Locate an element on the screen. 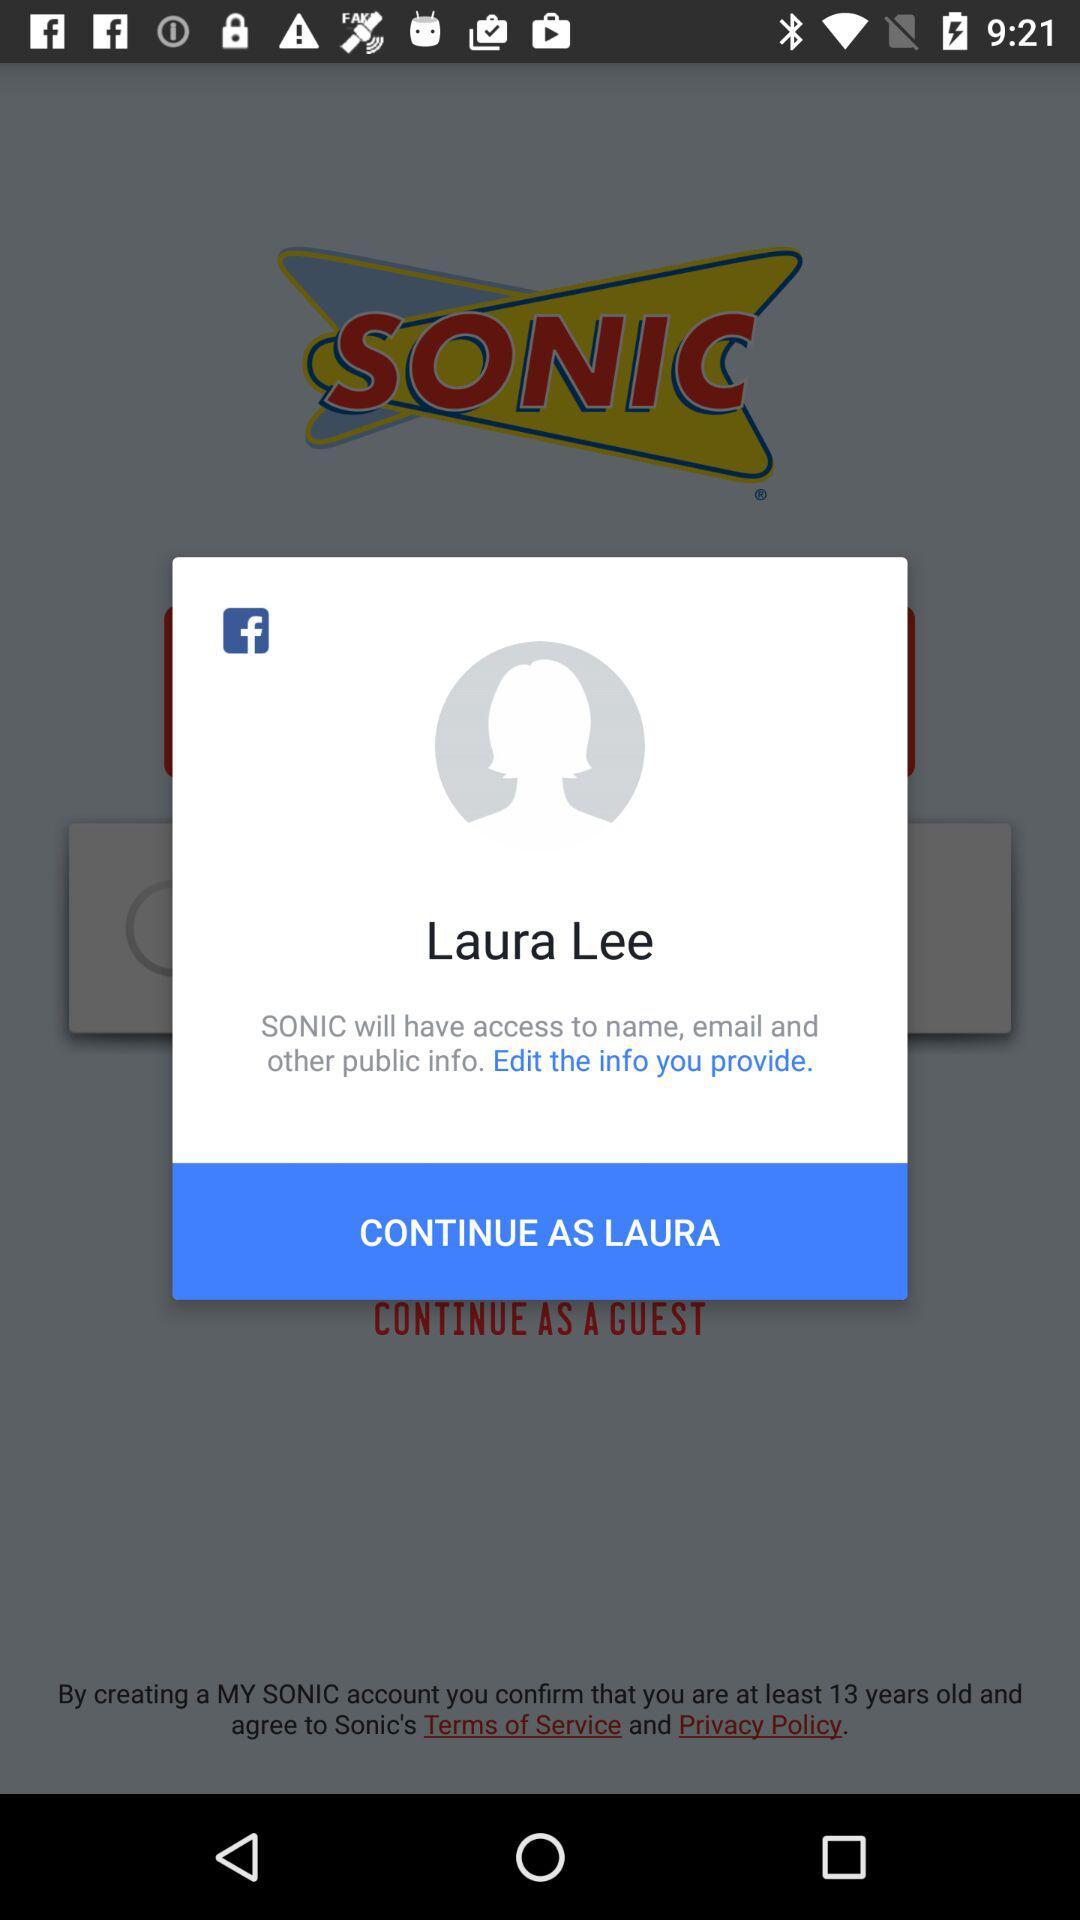 Image resolution: width=1080 pixels, height=1920 pixels. the continue as laura item is located at coordinates (540, 1230).